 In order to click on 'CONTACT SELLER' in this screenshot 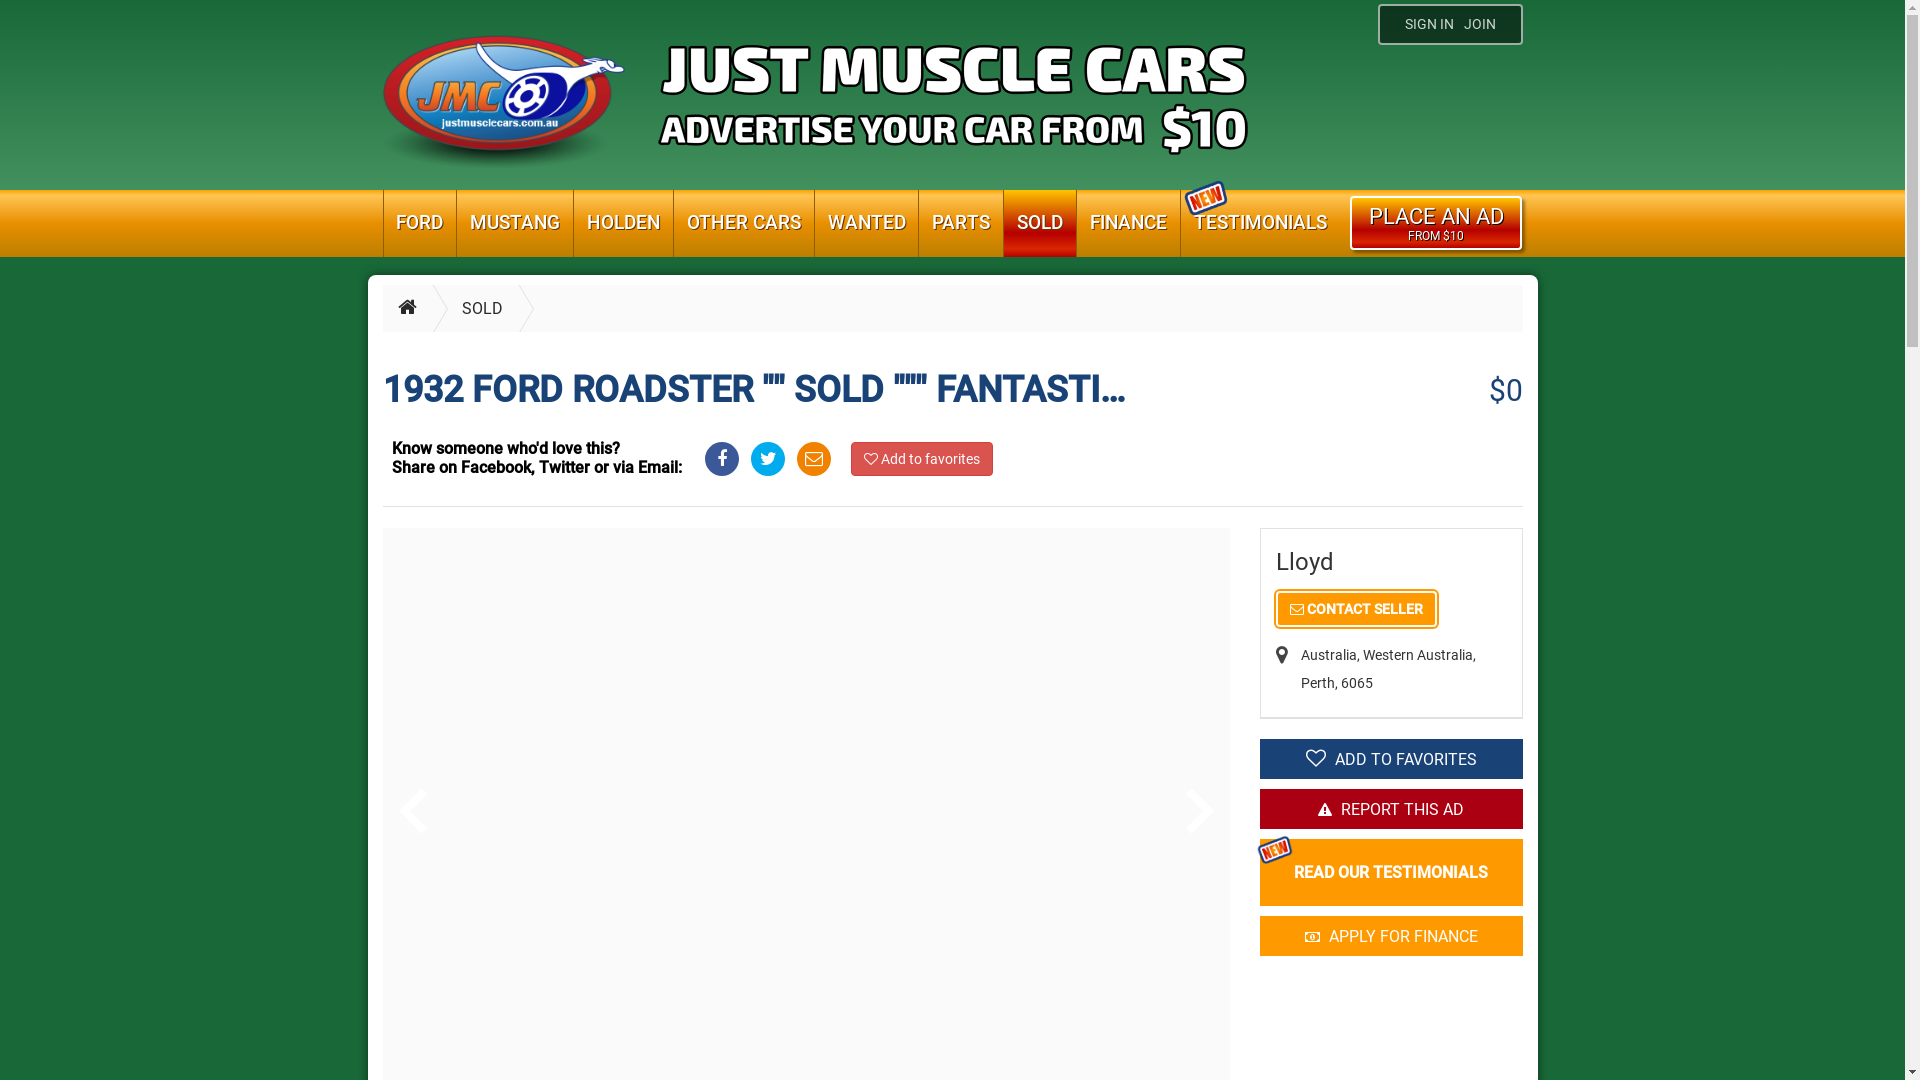, I will do `click(1356, 608)`.